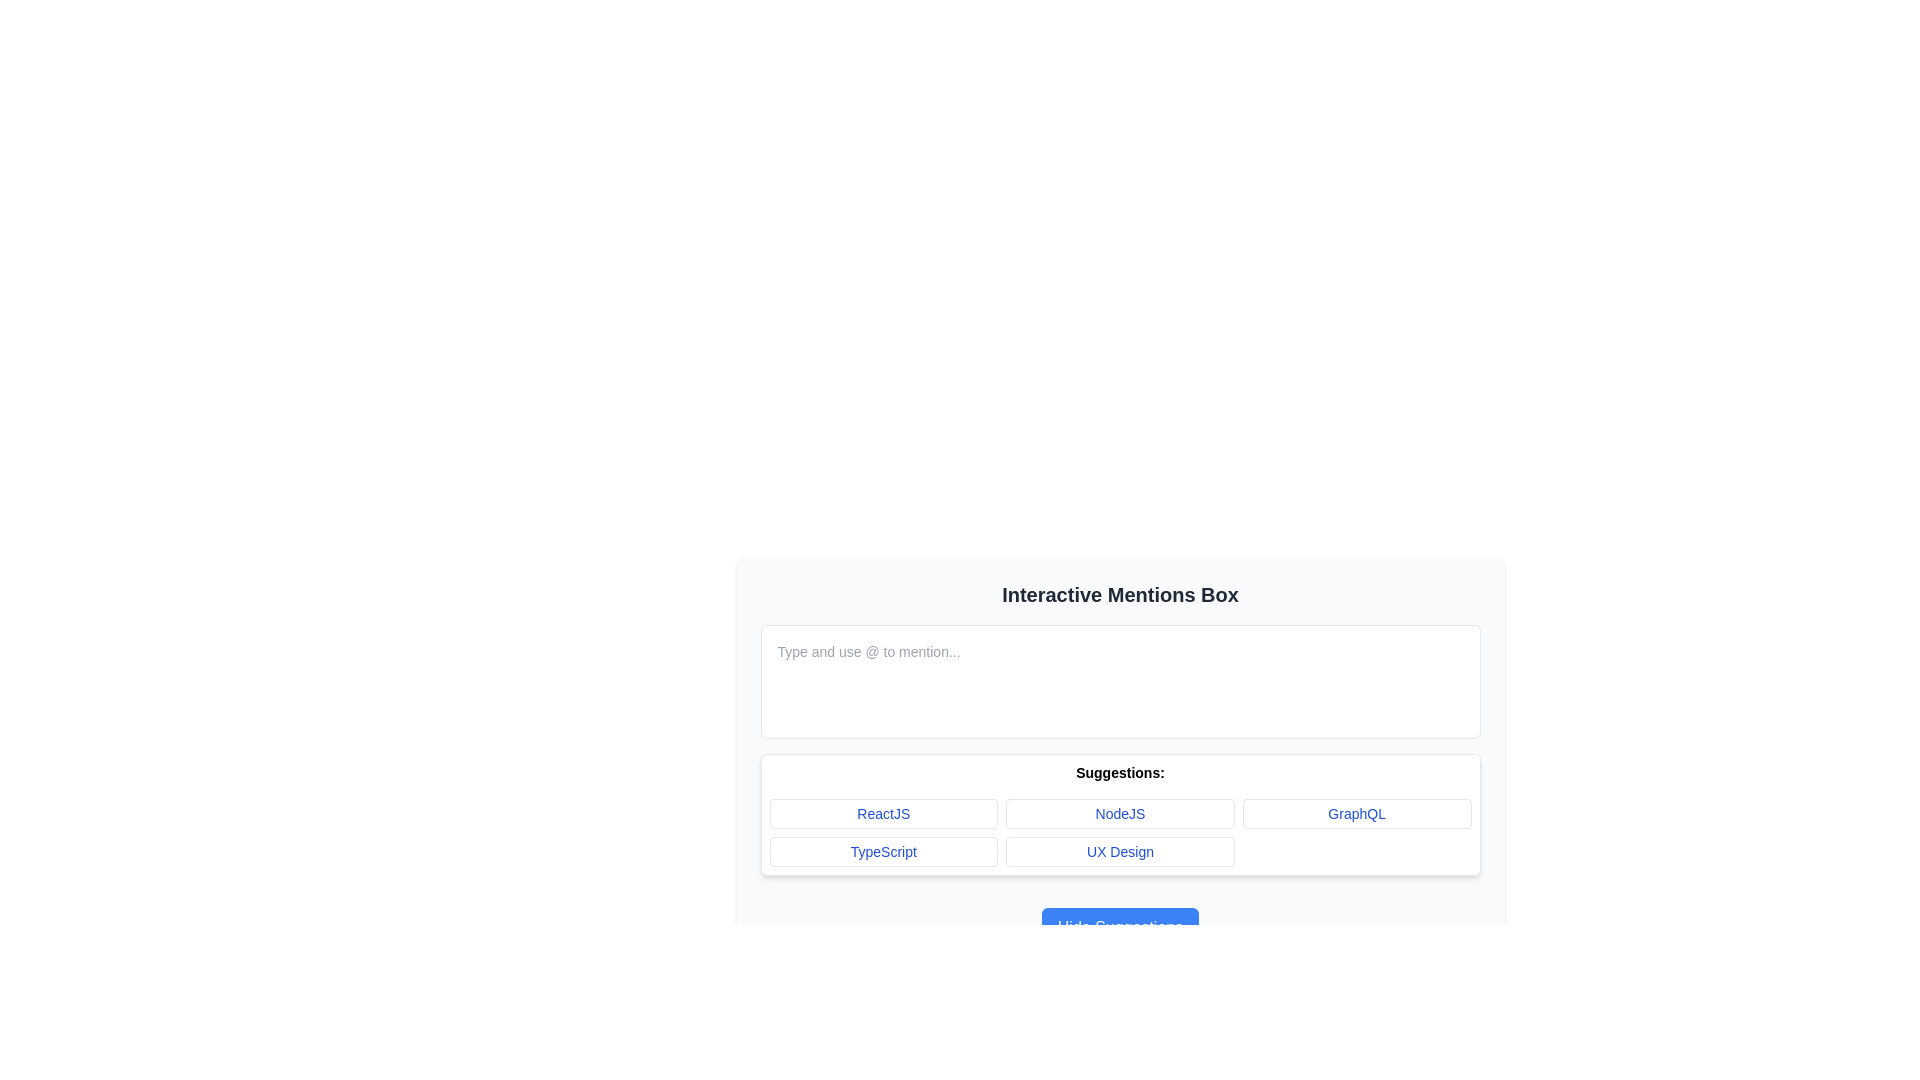 The width and height of the screenshot is (1920, 1080). Describe the element at coordinates (1120, 920) in the screenshot. I see `the button that hides the suggestions in the 'Suggestions:' section of the 'Interactive Mentions Box'` at that location.